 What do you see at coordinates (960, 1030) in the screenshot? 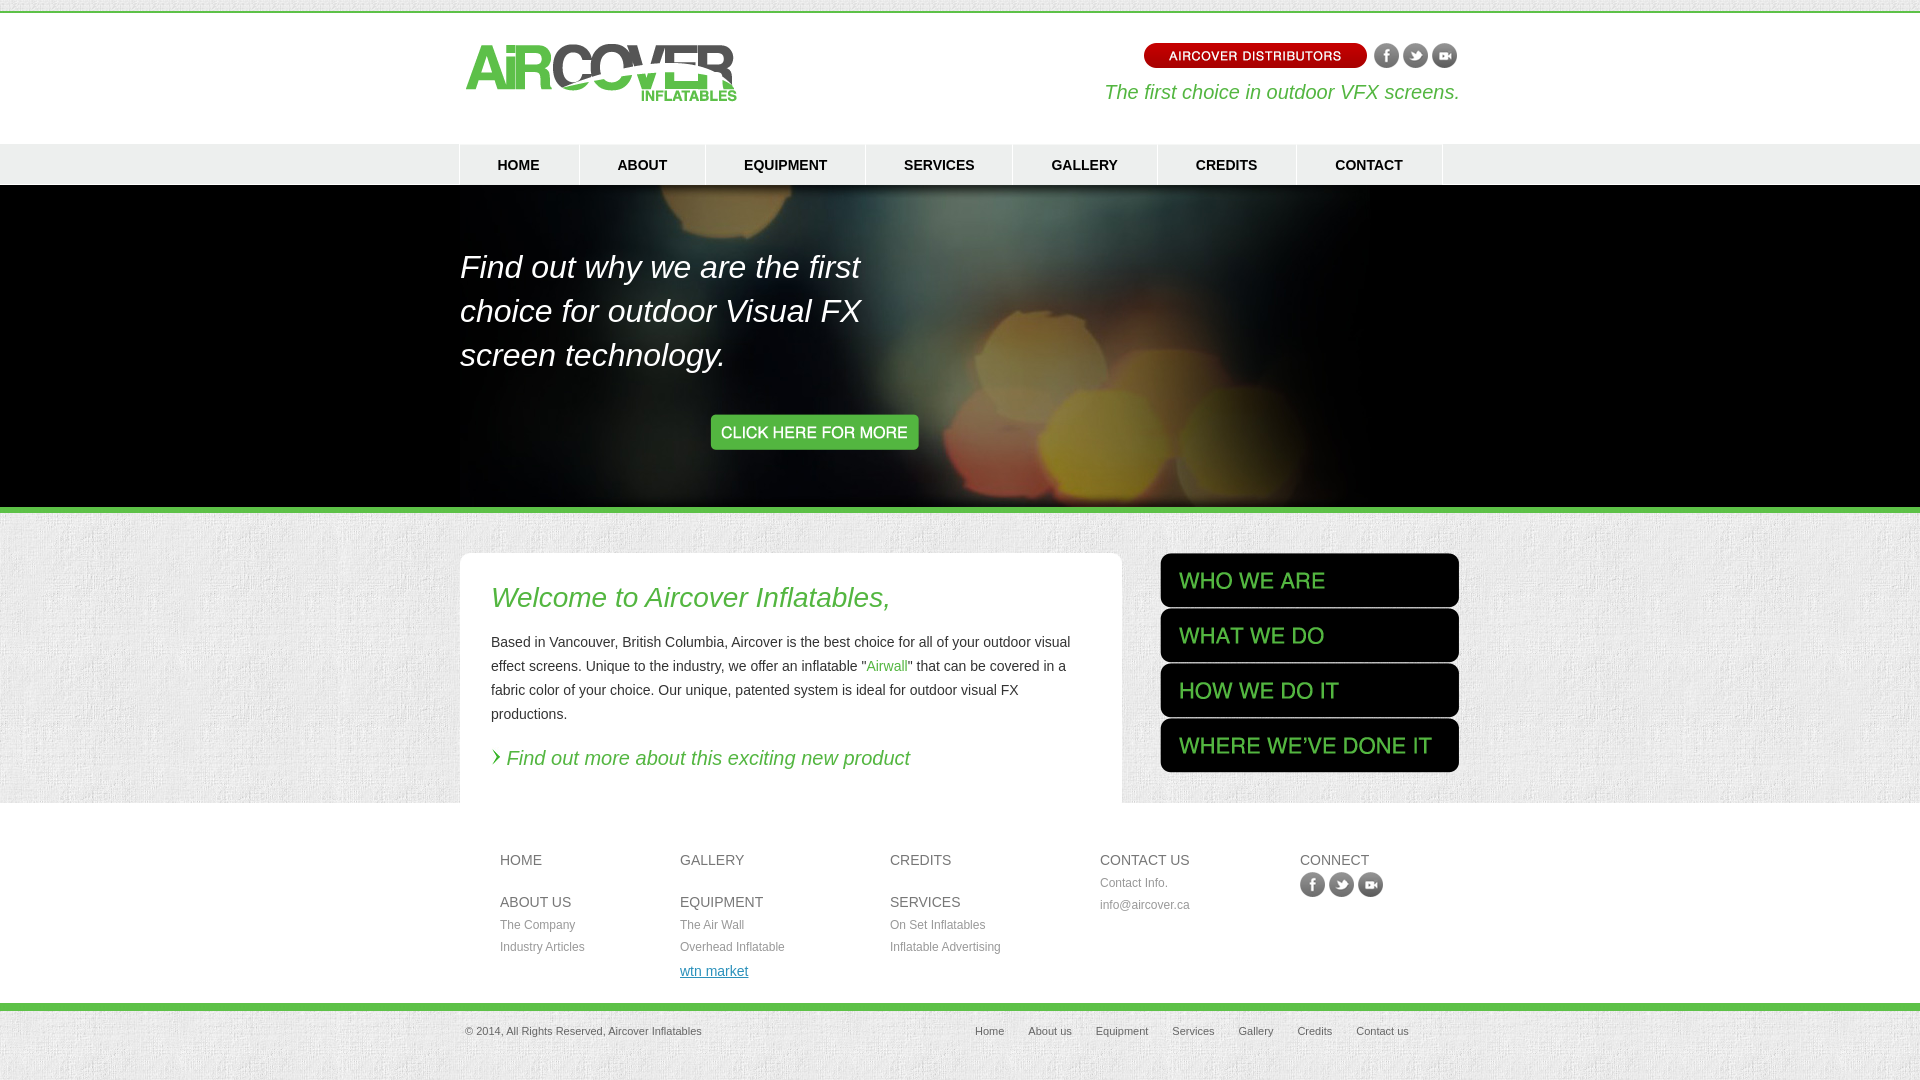
I see `'Home'` at bounding box center [960, 1030].